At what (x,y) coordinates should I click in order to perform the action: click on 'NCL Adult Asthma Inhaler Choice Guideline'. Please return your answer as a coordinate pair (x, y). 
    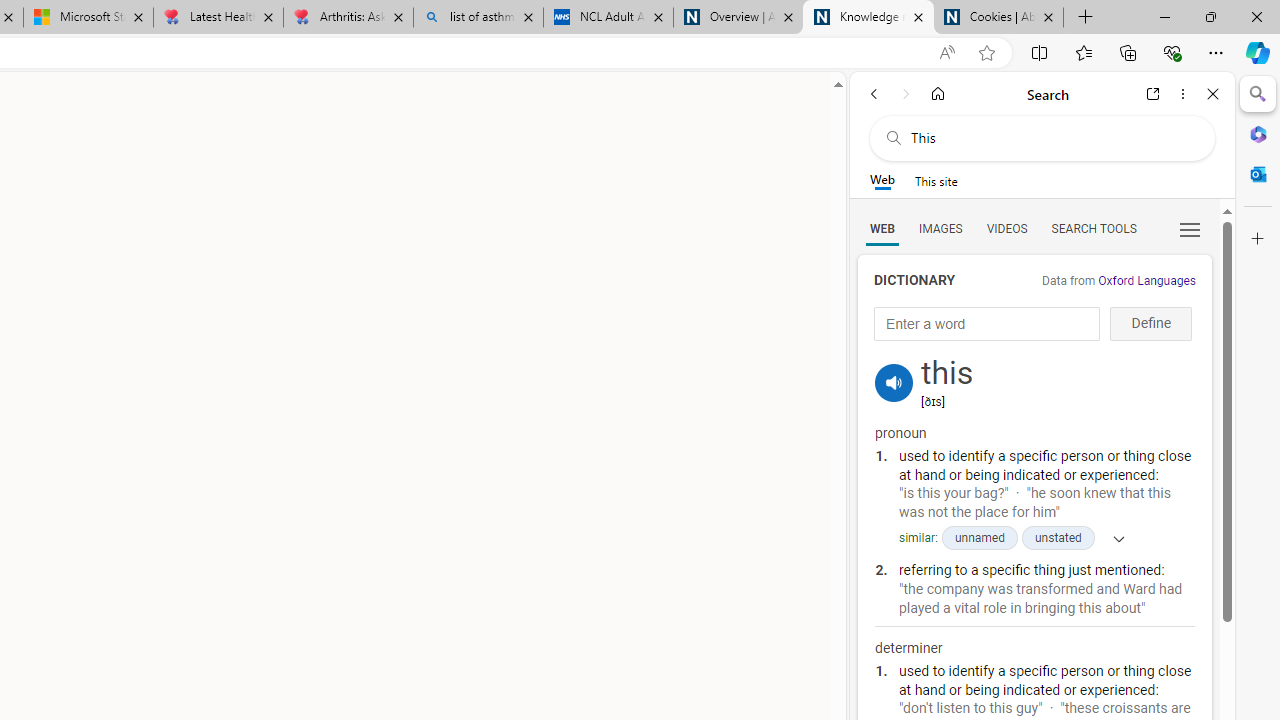
    Looking at the image, I should click on (607, 17).